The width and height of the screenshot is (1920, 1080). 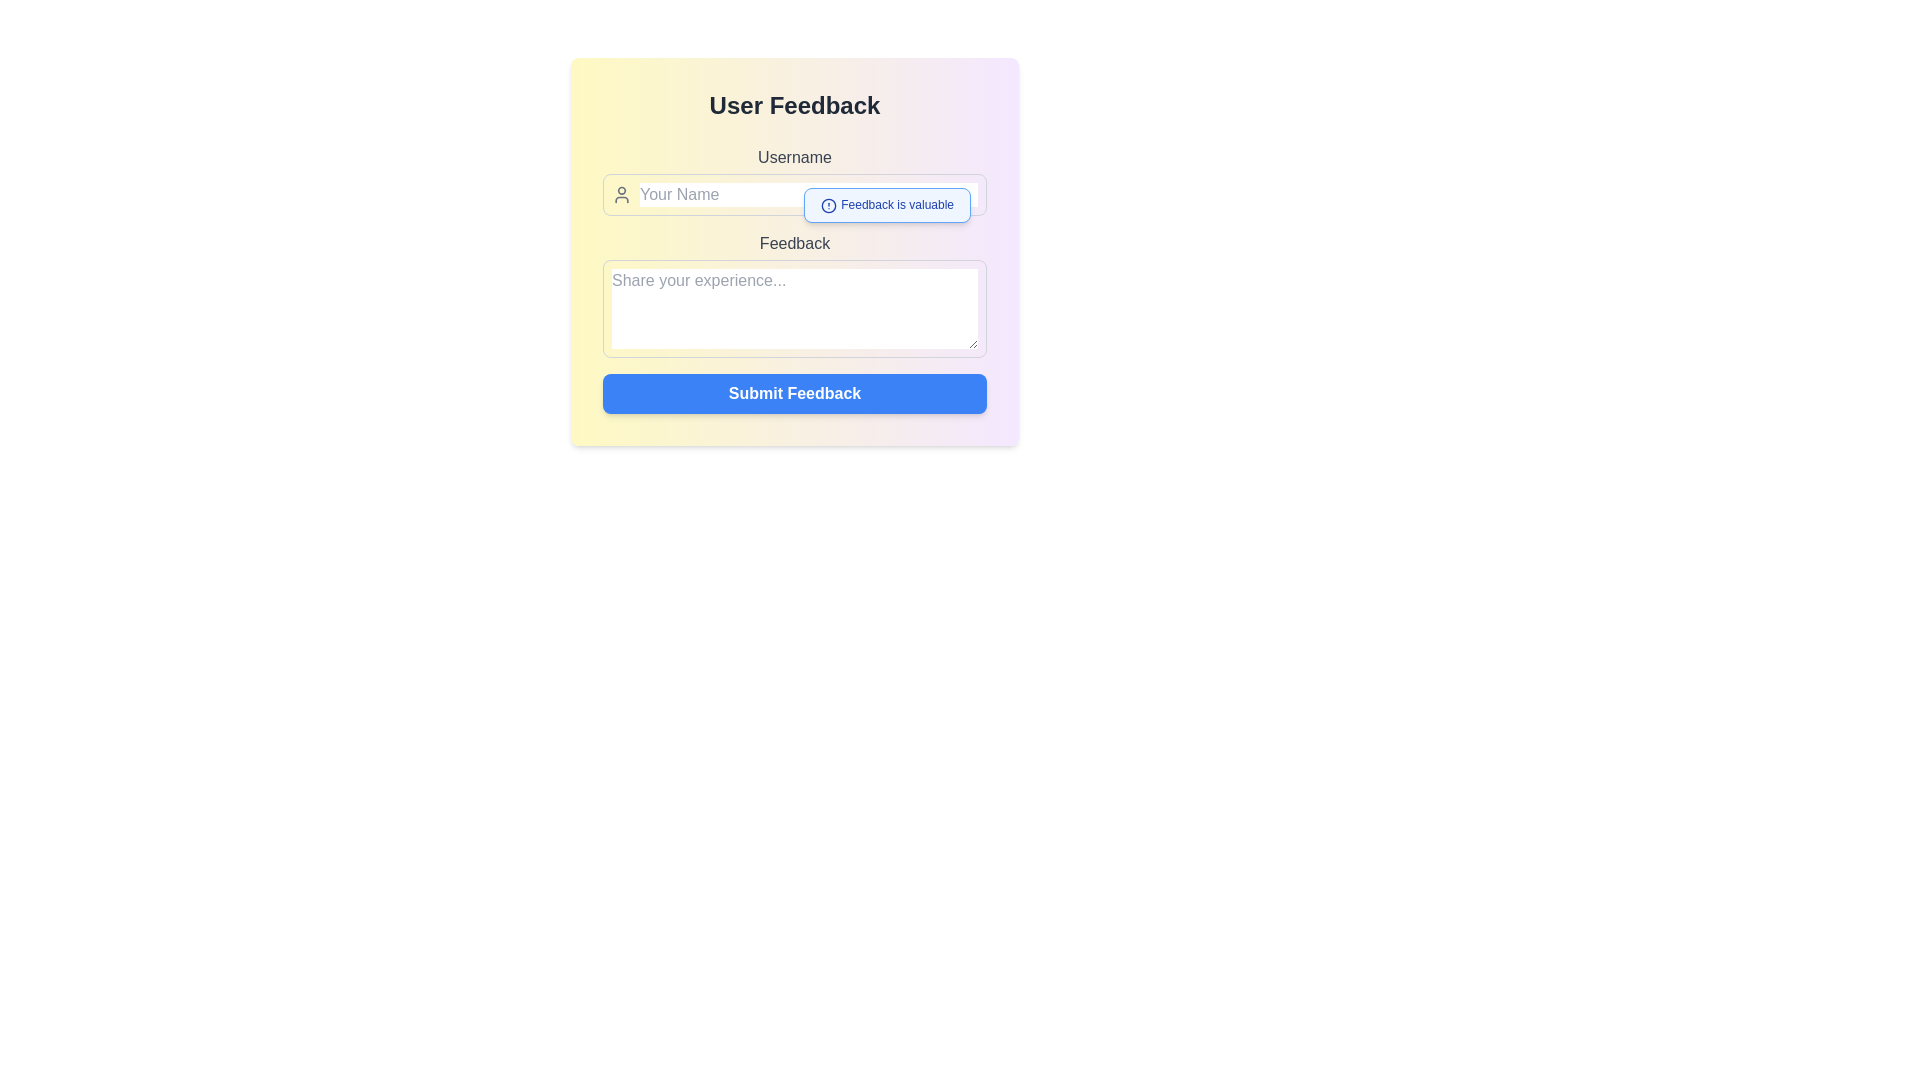 I want to click on the circular alert icon with a thin blue border and red fill, located to the left of the 'Feedback is valuable' text, so click(x=829, y=205).